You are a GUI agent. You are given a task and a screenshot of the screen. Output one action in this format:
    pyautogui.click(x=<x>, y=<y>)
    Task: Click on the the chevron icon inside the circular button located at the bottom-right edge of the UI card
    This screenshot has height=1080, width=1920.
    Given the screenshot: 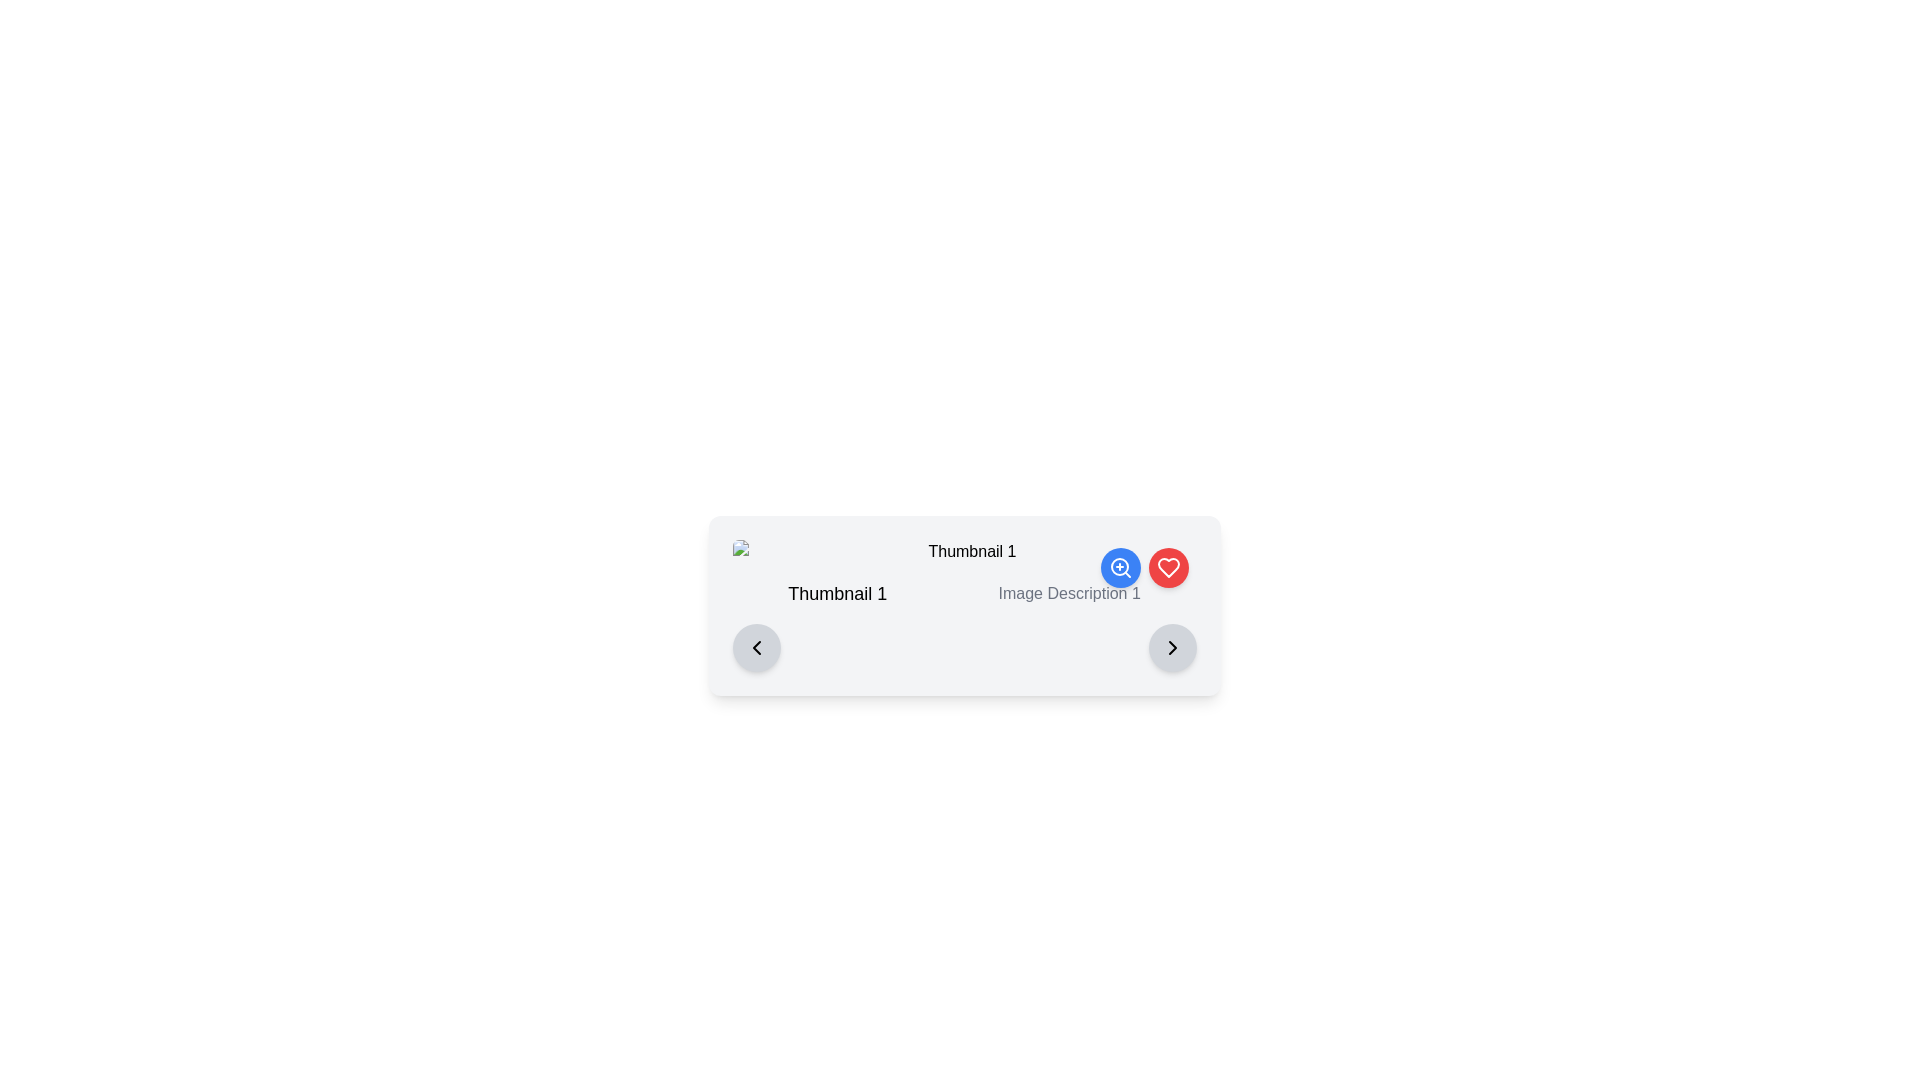 What is the action you would take?
    pyautogui.click(x=1172, y=648)
    